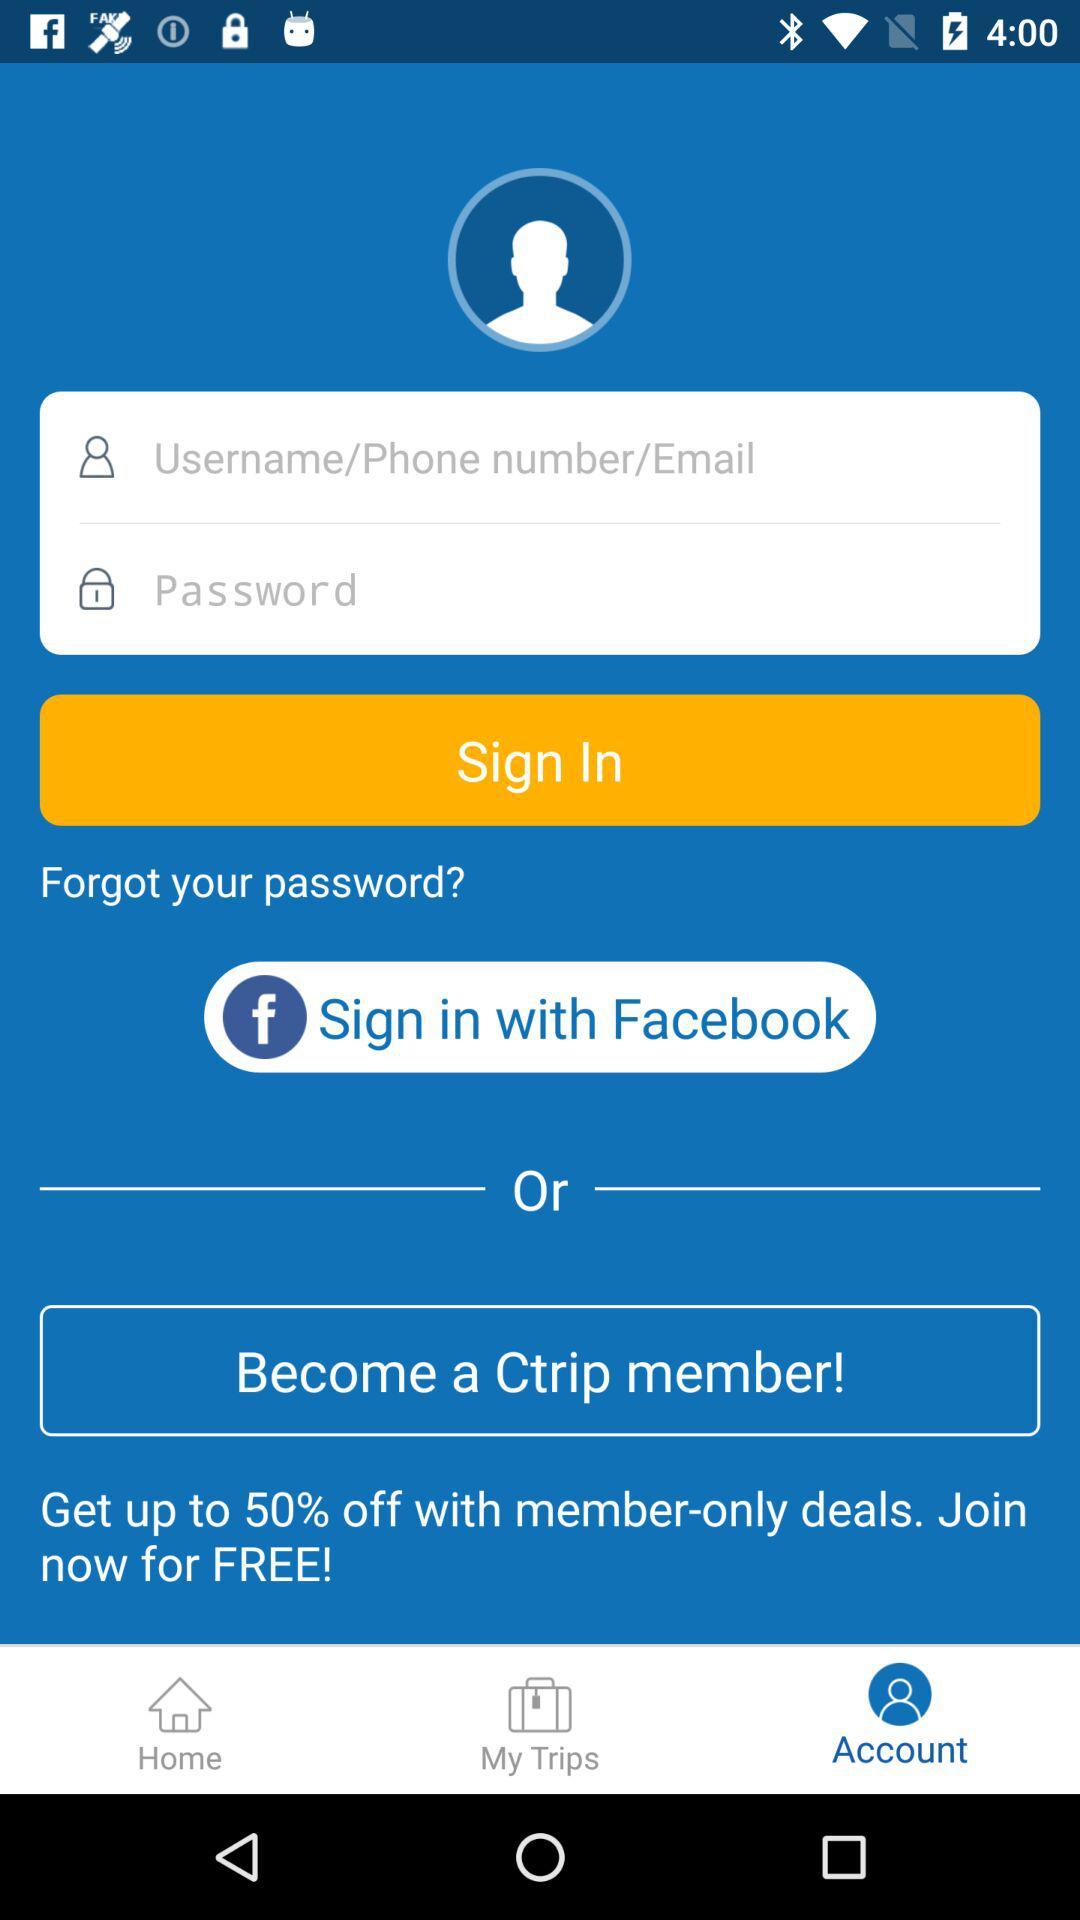 The image size is (1080, 1920). What do you see at coordinates (540, 1369) in the screenshot?
I see `the become a ctrip icon` at bounding box center [540, 1369].